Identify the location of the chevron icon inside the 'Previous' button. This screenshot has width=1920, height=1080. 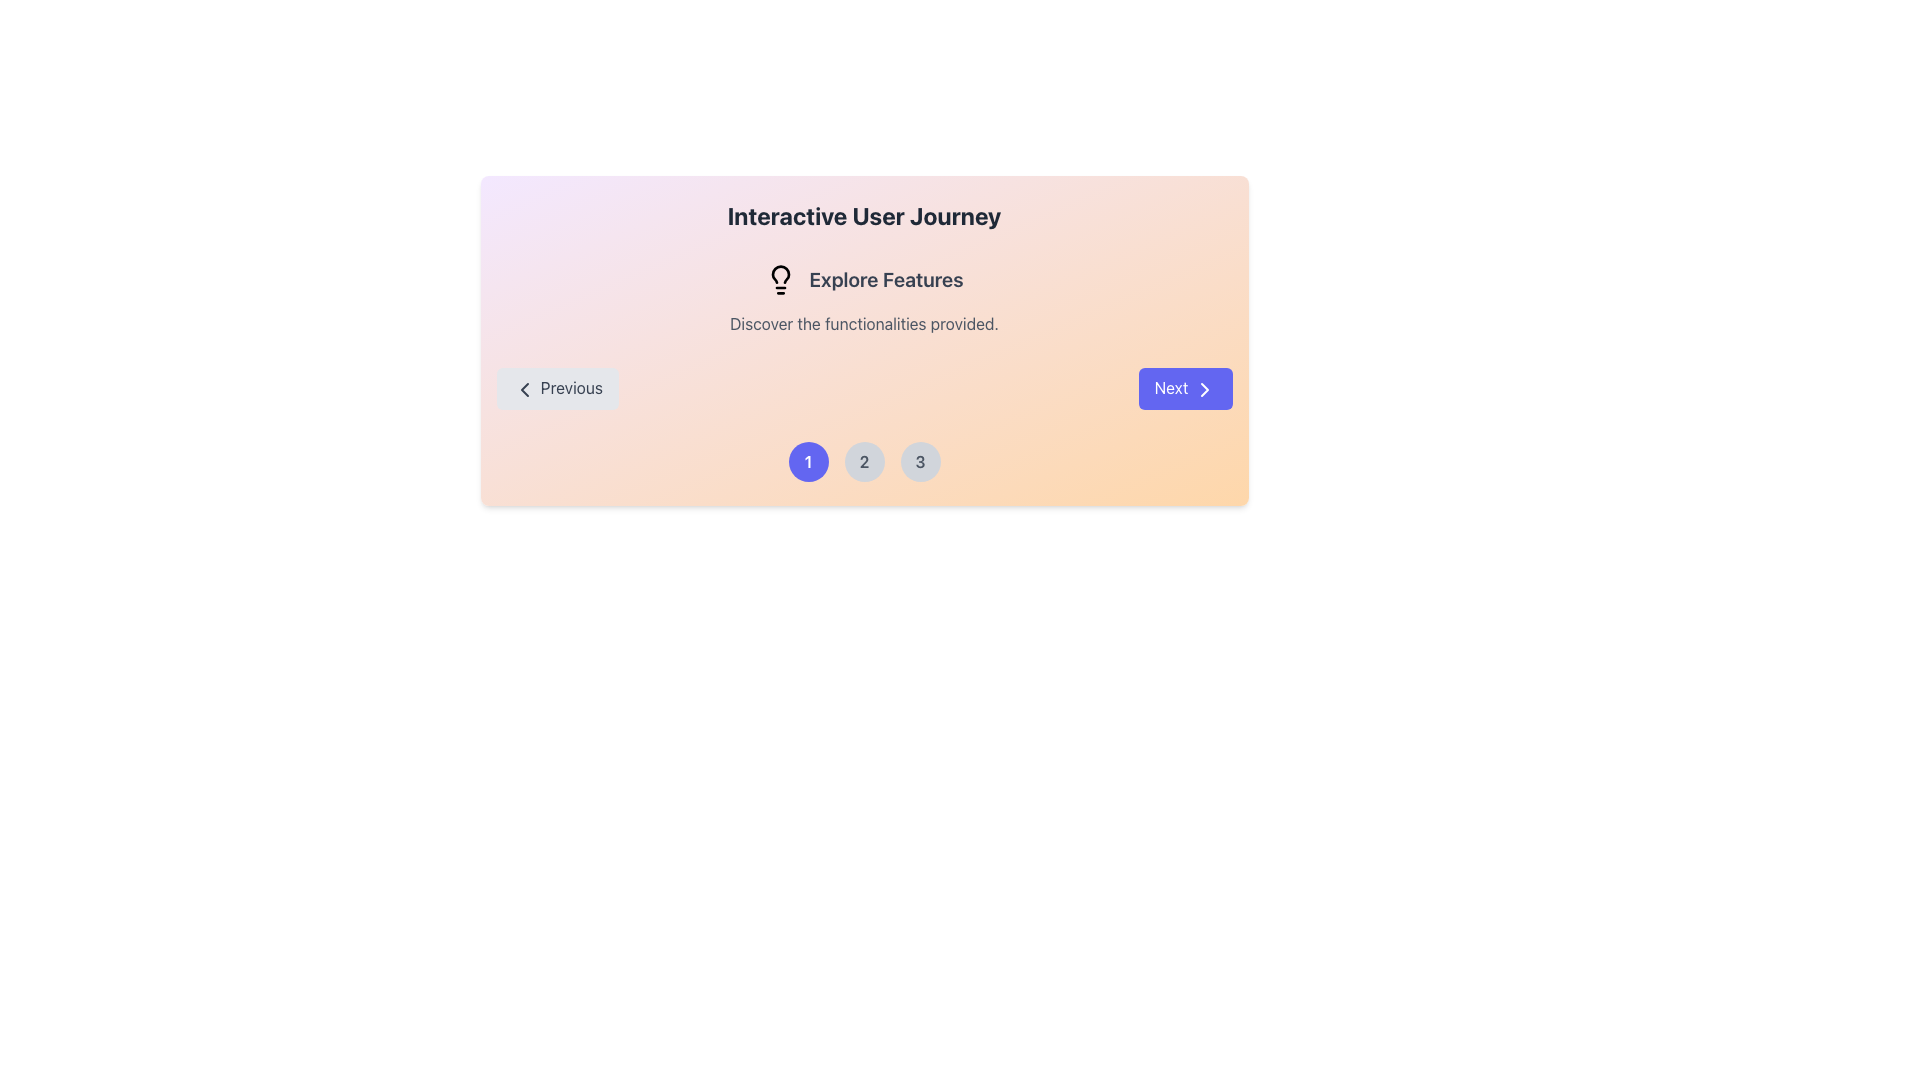
(524, 389).